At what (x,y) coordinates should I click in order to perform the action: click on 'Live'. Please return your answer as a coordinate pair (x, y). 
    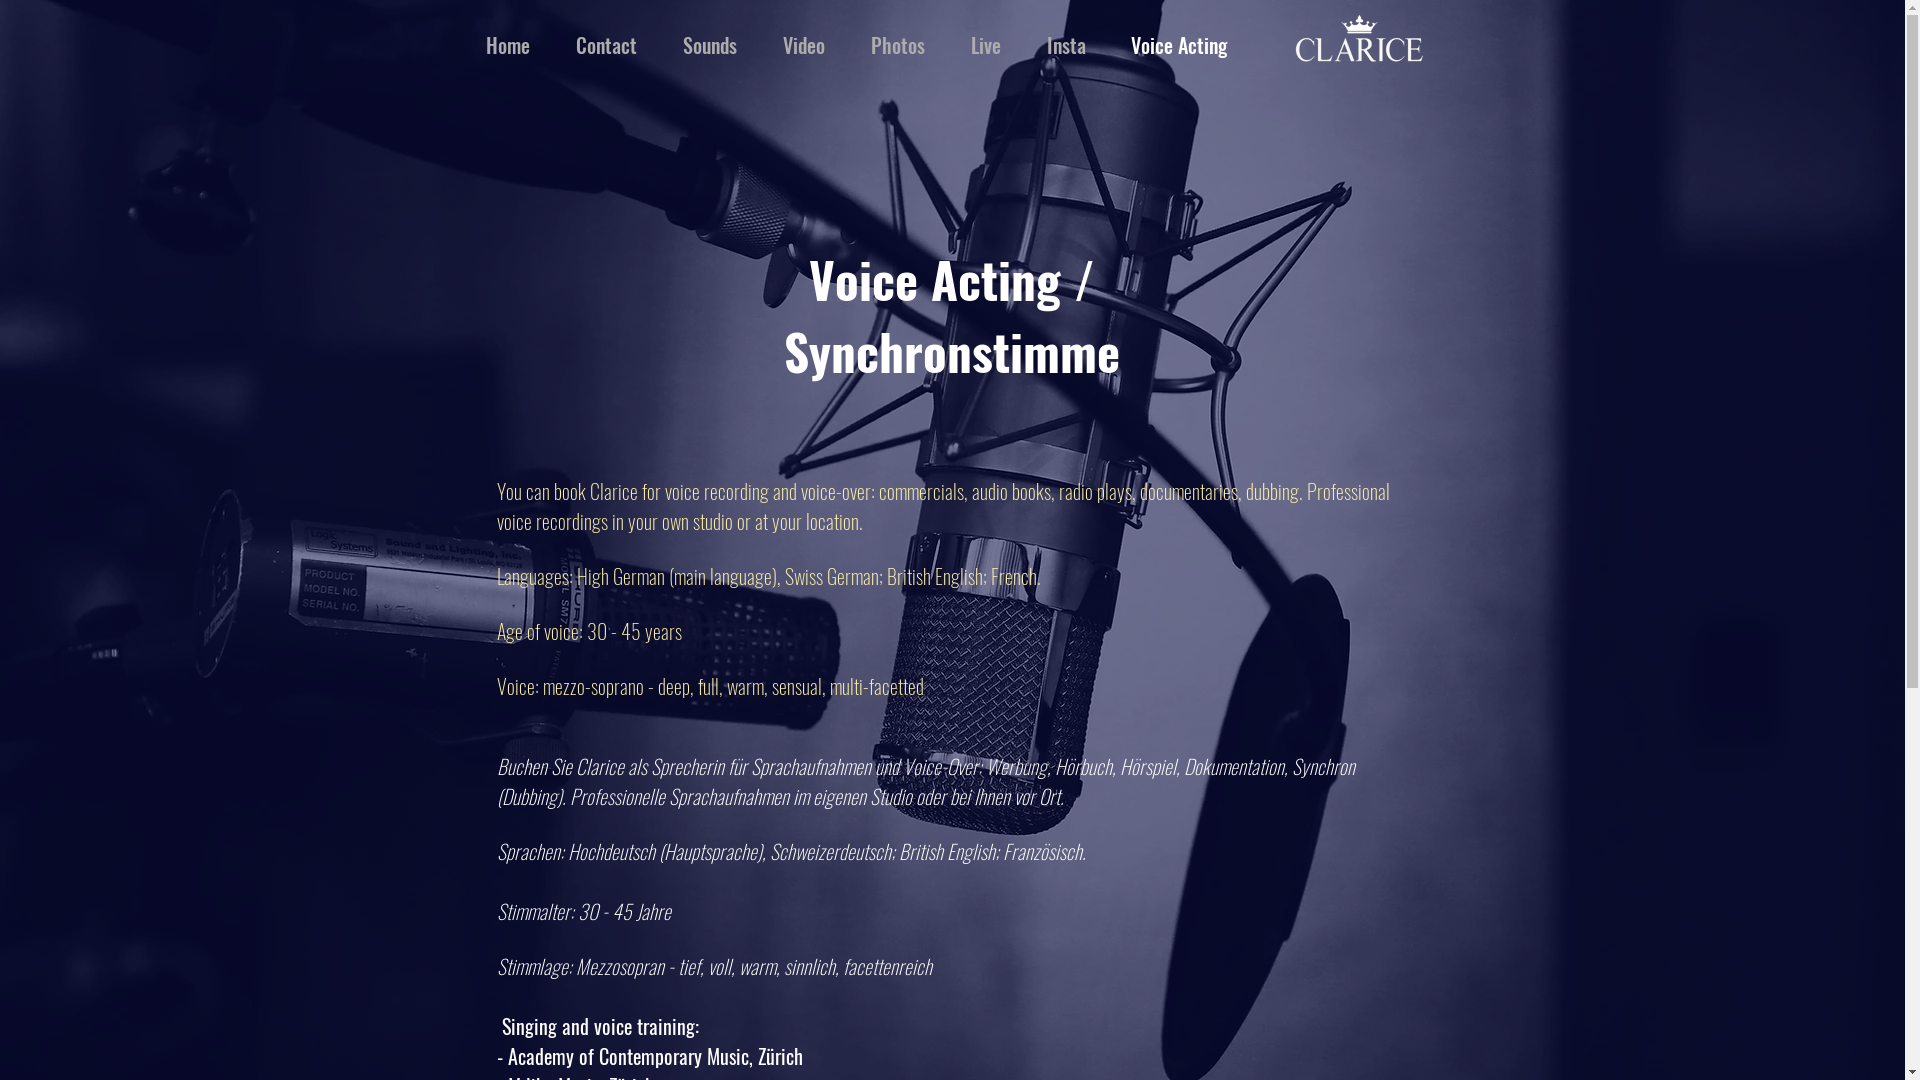
    Looking at the image, I should click on (947, 45).